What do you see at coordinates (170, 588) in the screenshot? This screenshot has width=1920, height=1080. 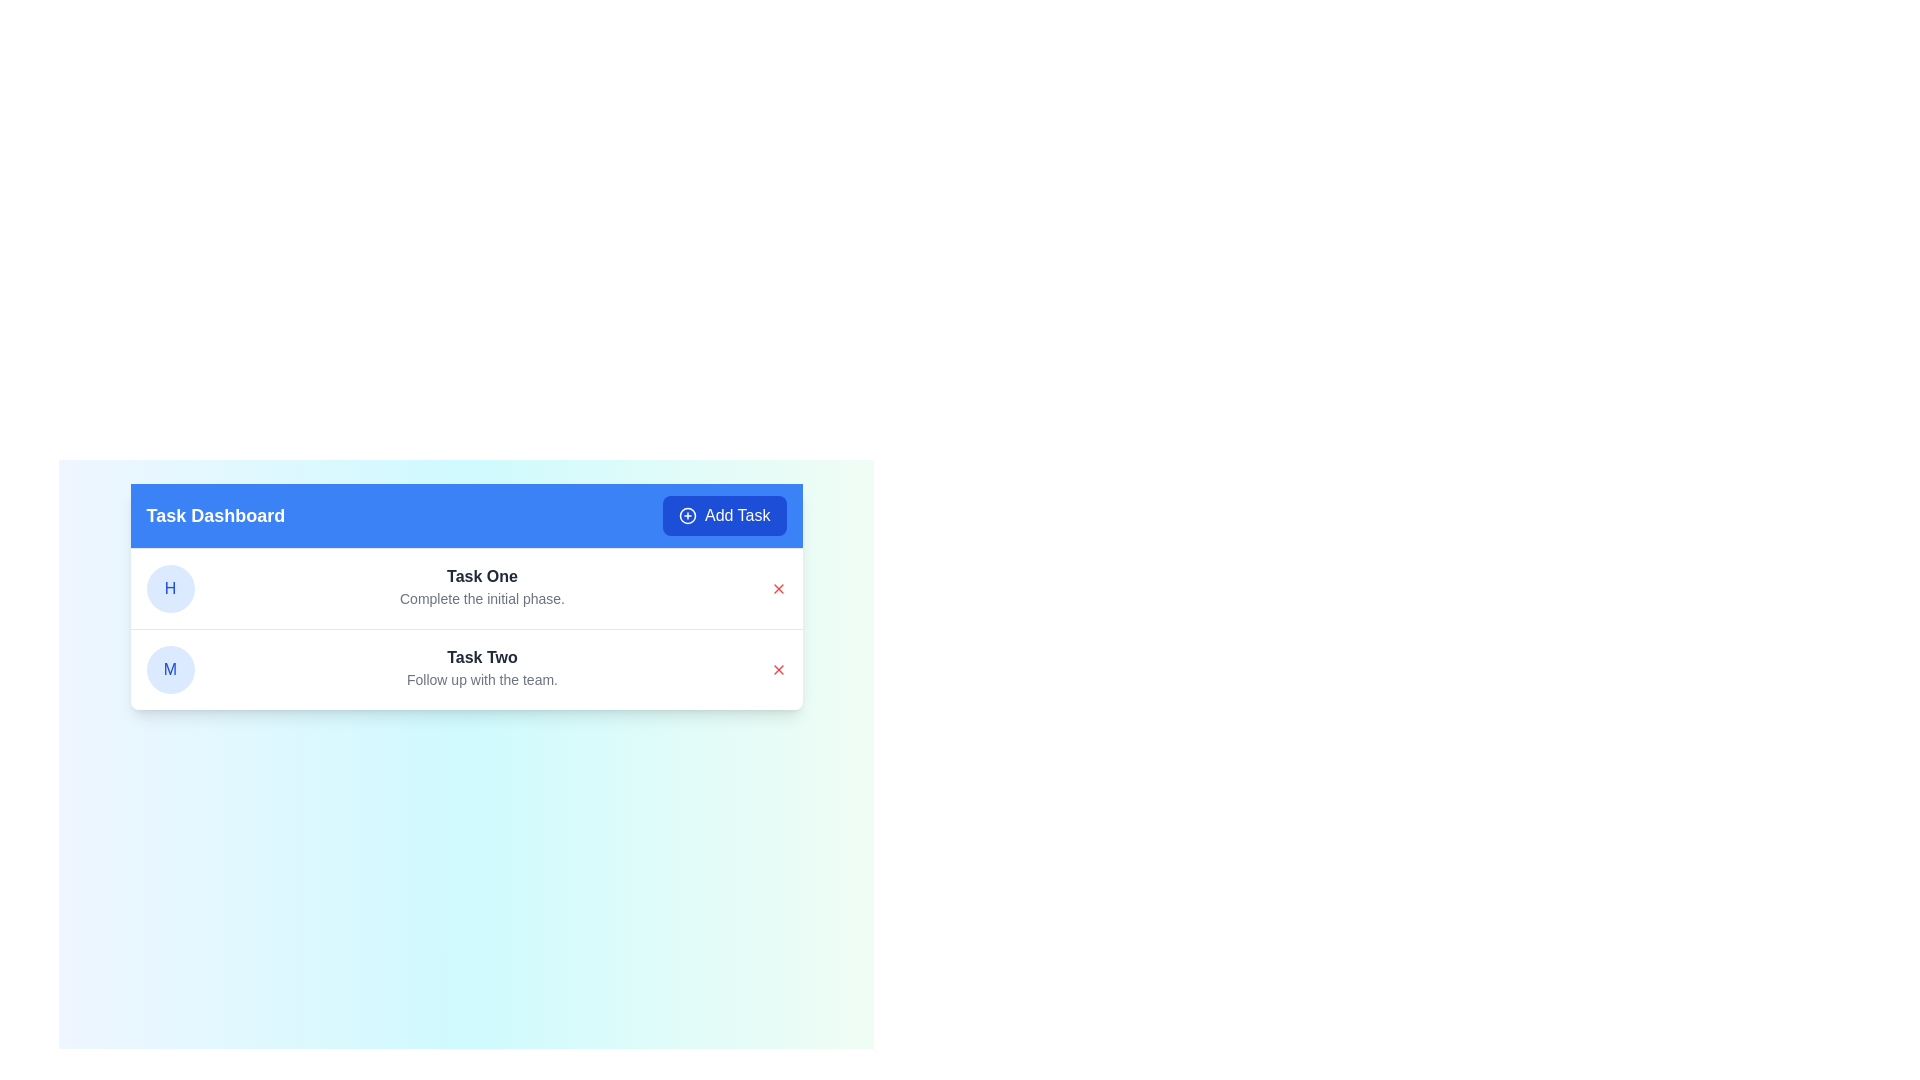 I see `the Avatar or icon representation located at the leftmost side of the task entry row for 'Task One'` at bounding box center [170, 588].